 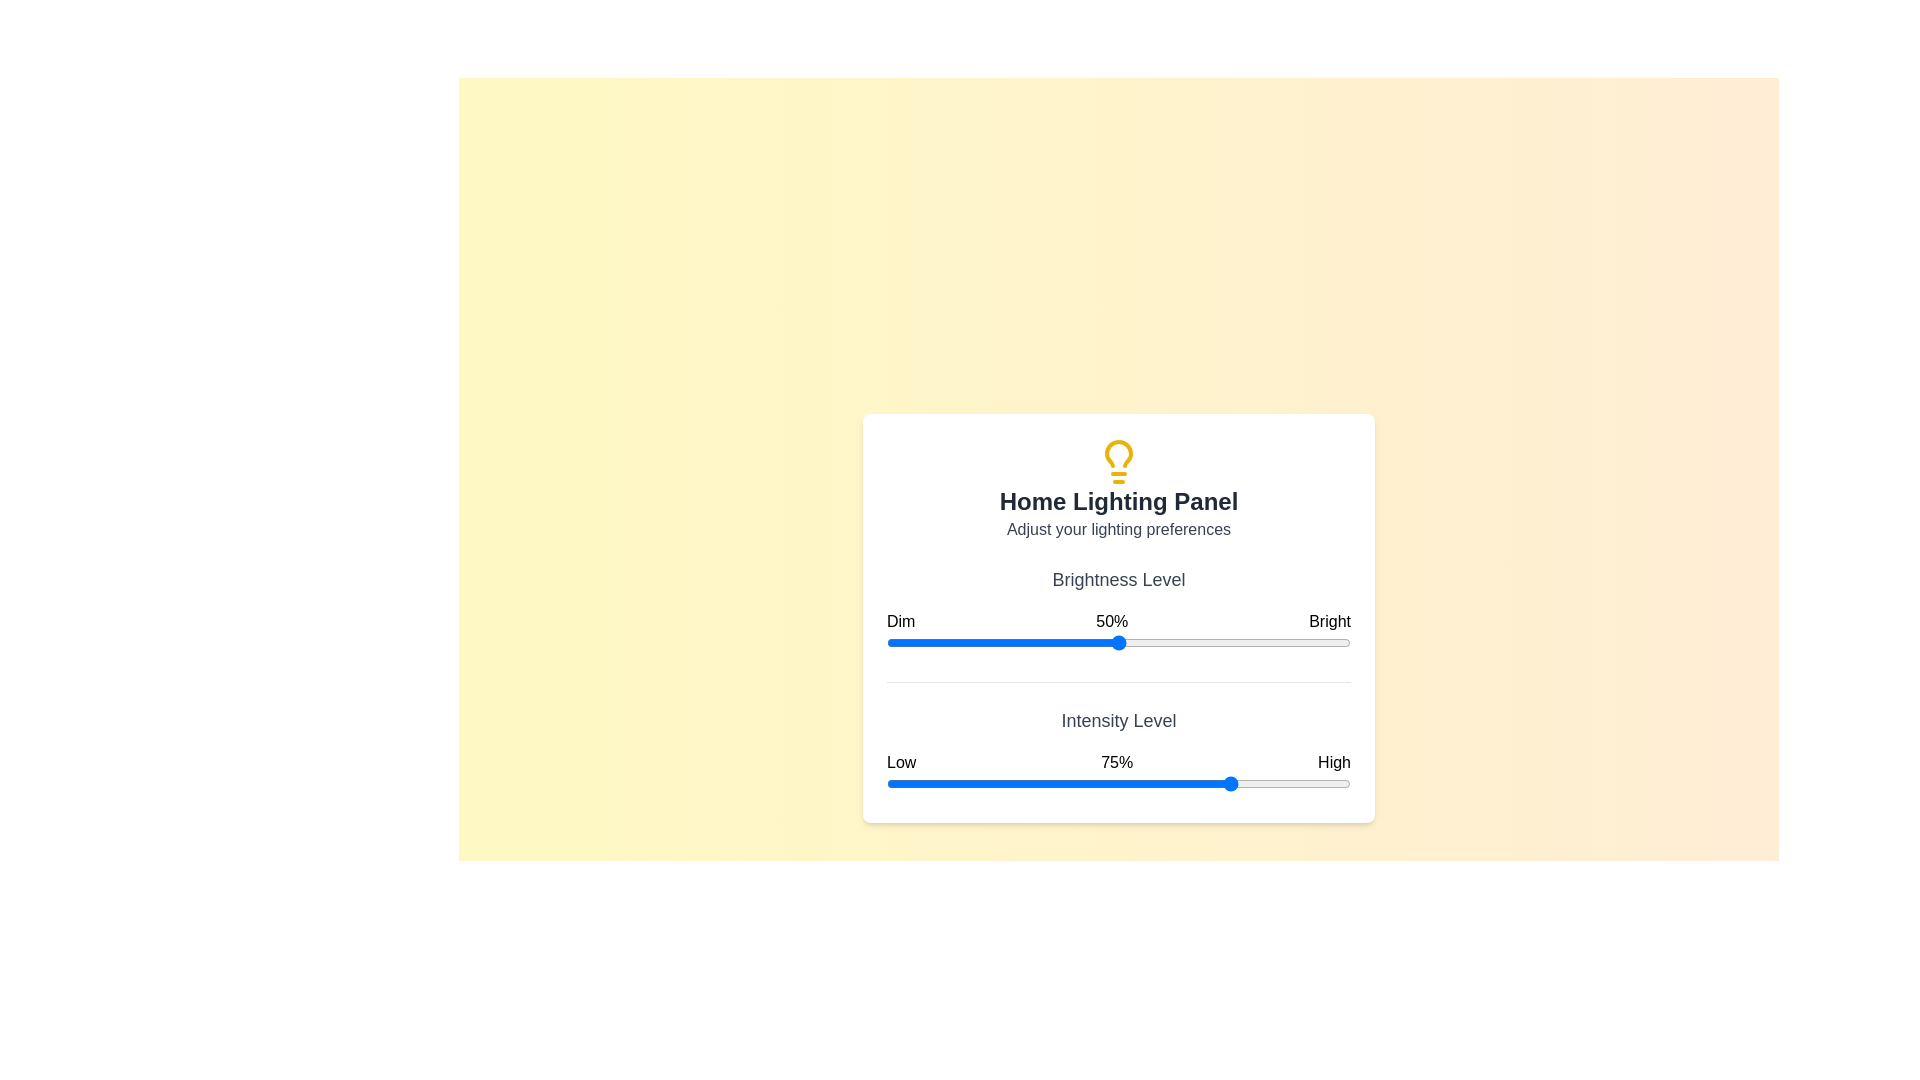 What do you see at coordinates (1210, 782) in the screenshot?
I see `the Intensity Level slider` at bounding box center [1210, 782].